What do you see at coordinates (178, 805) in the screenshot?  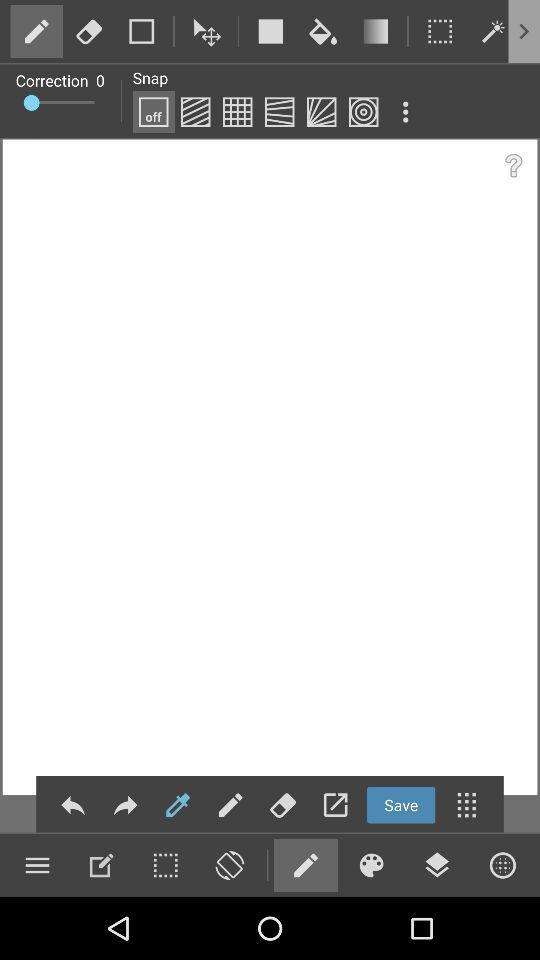 I see `the edit icon` at bounding box center [178, 805].